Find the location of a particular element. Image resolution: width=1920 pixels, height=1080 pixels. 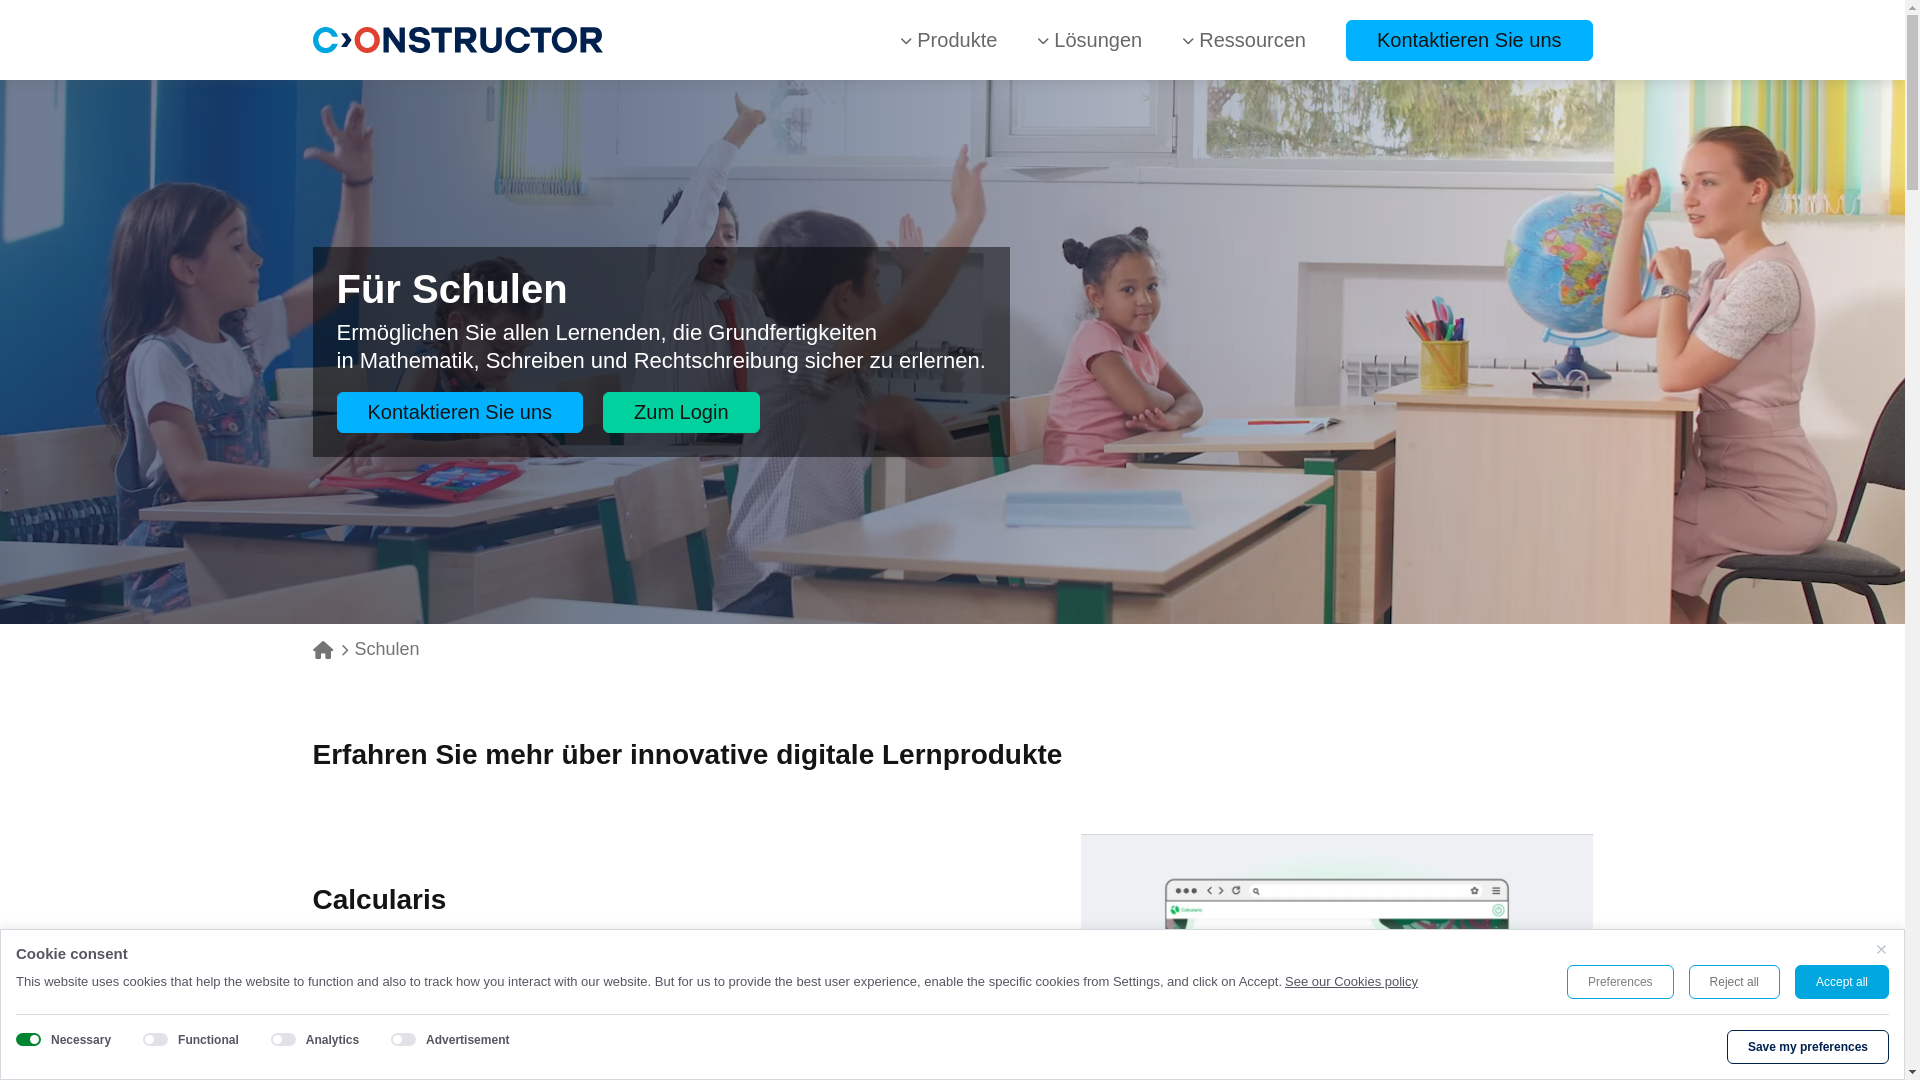

'Skip to main content' is located at coordinates (0, 0).